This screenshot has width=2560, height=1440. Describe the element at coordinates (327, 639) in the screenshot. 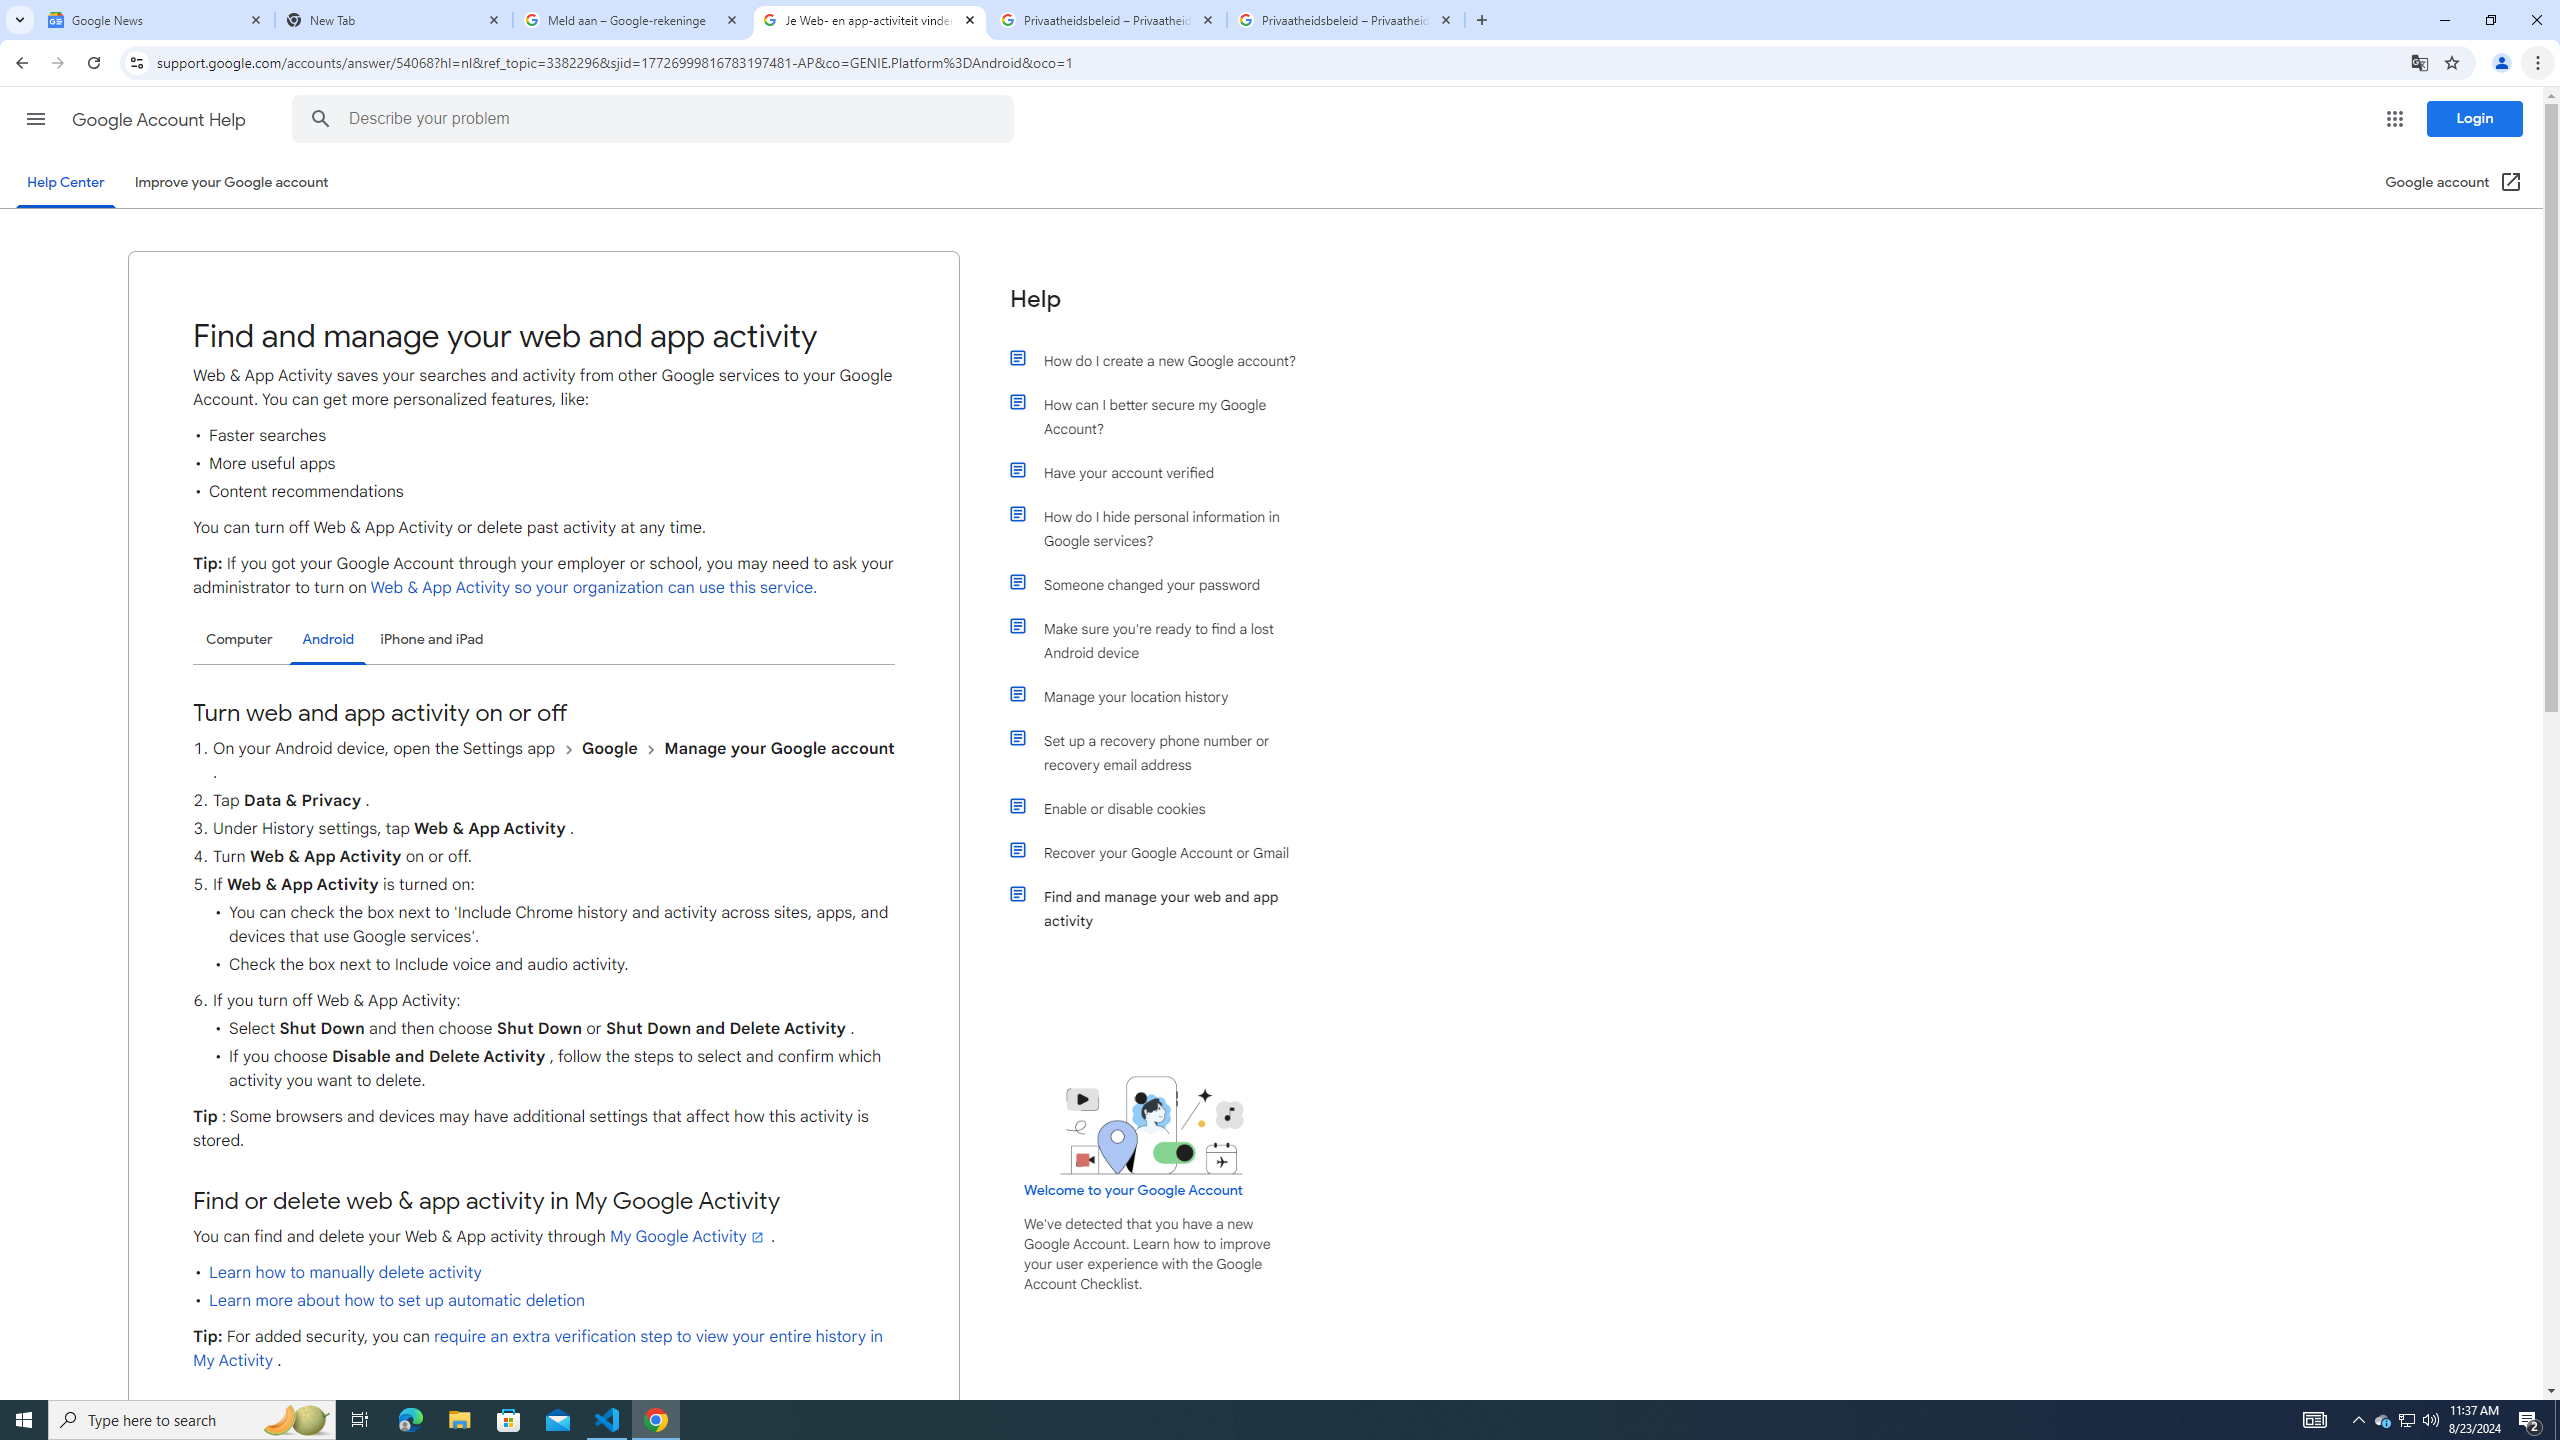

I see `'Android'` at that location.